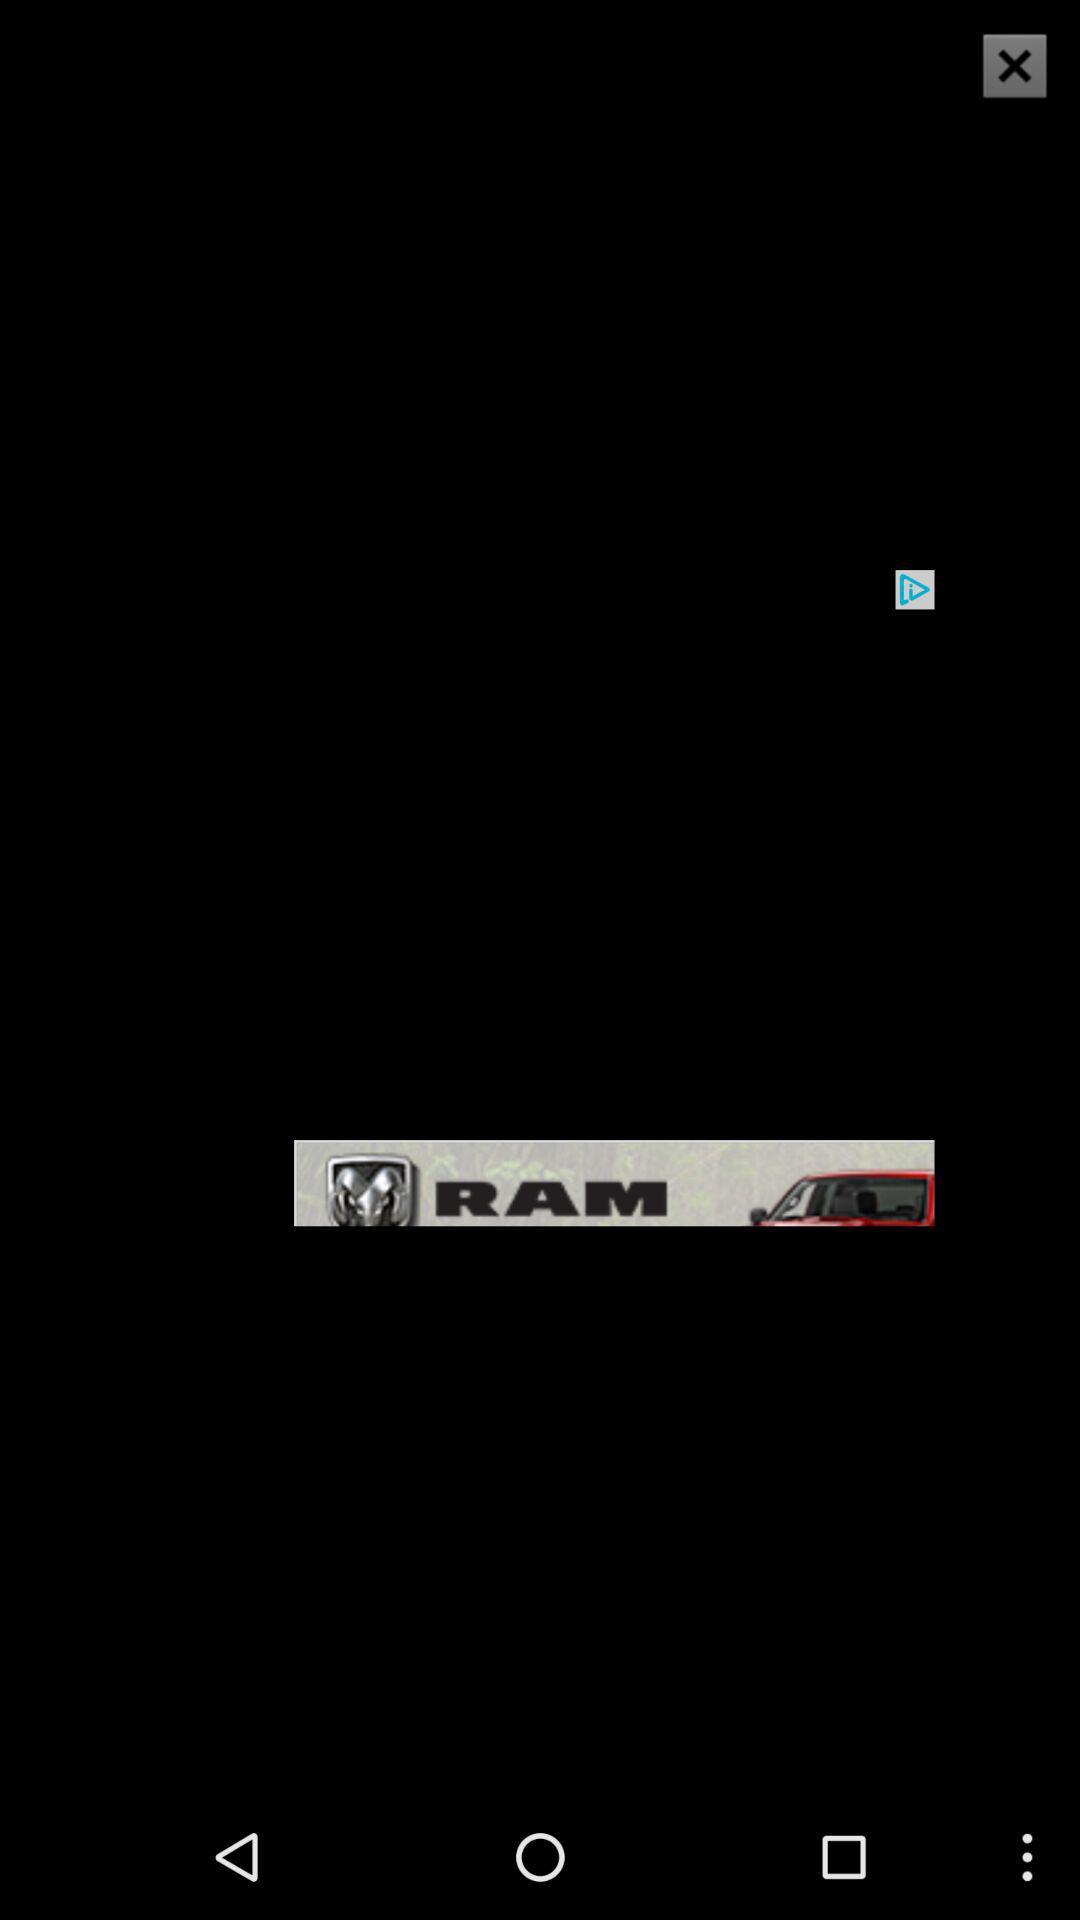 The height and width of the screenshot is (1920, 1080). What do you see at coordinates (1014, 70) in the screenshot?
I see `the close icon` at bounding box center [1014, 70].